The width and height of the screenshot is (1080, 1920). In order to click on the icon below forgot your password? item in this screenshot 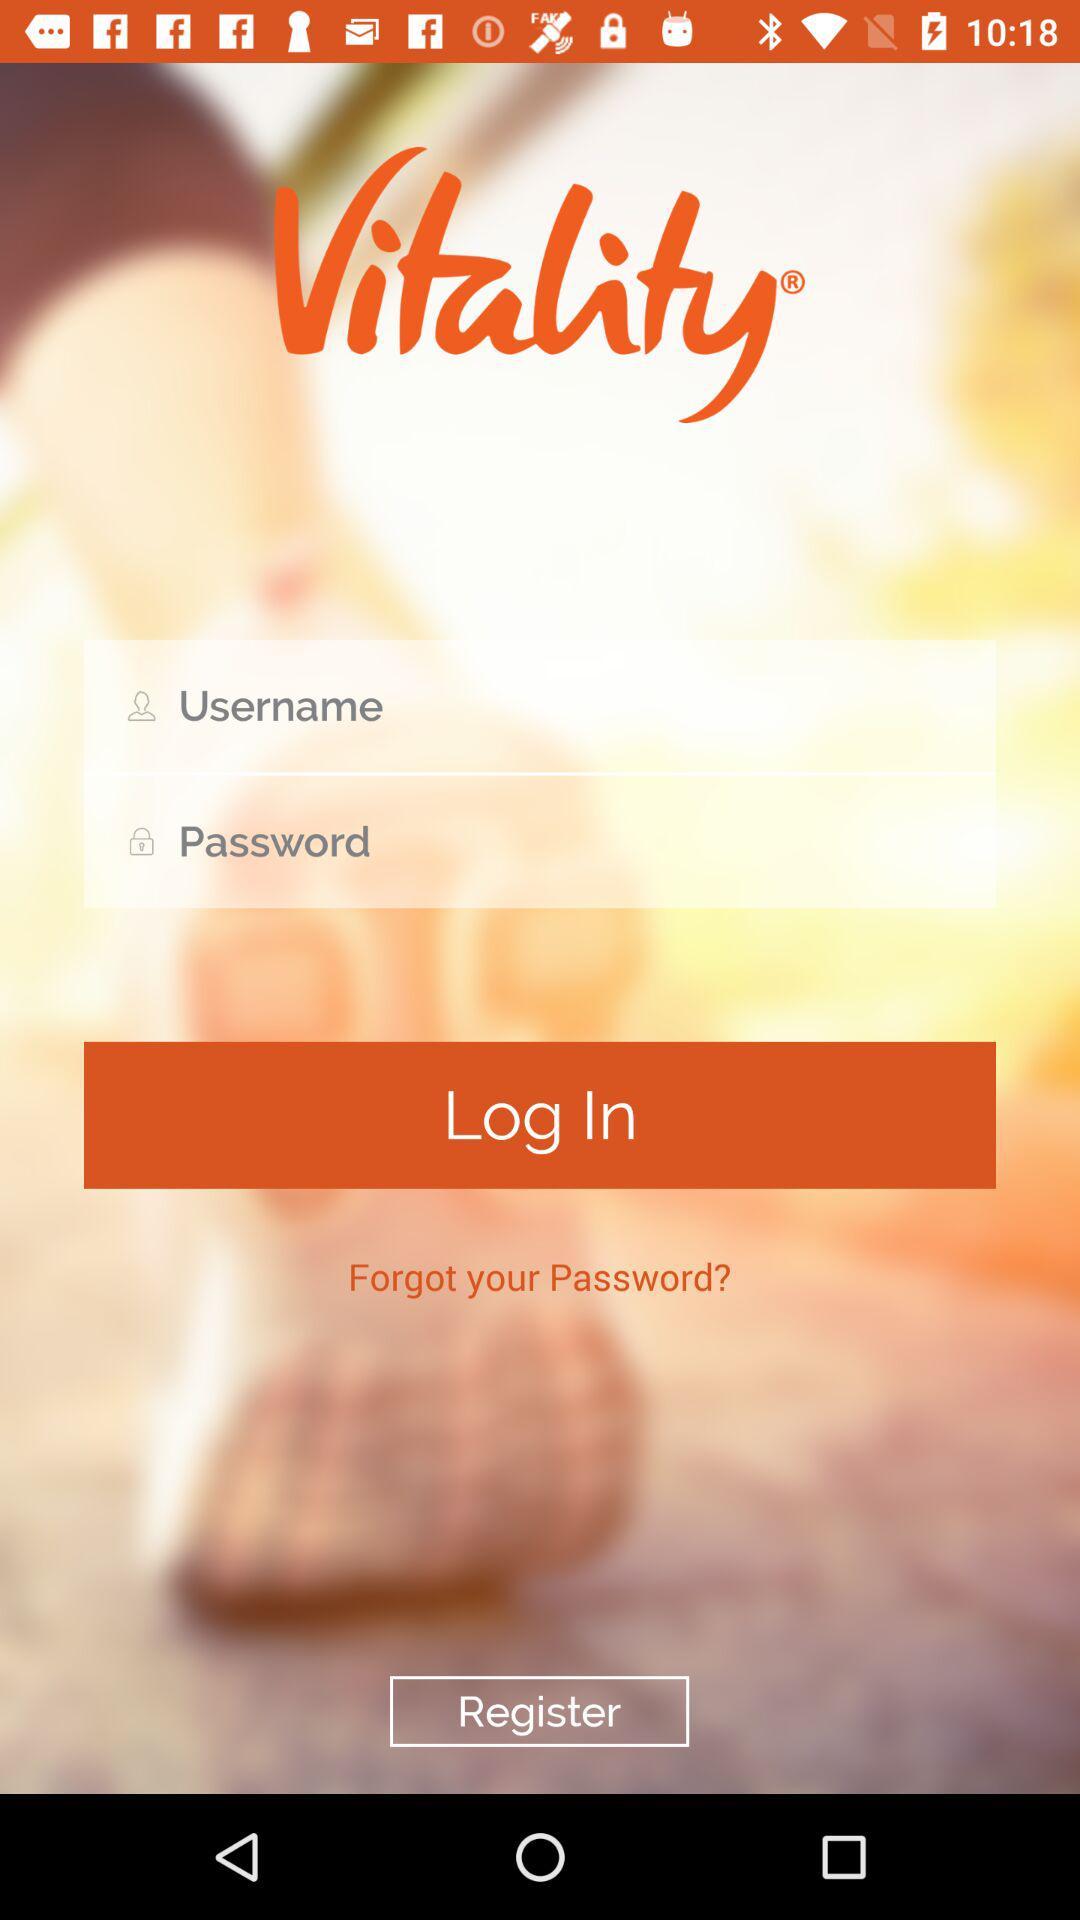, I will do `click(538, 1710)`.